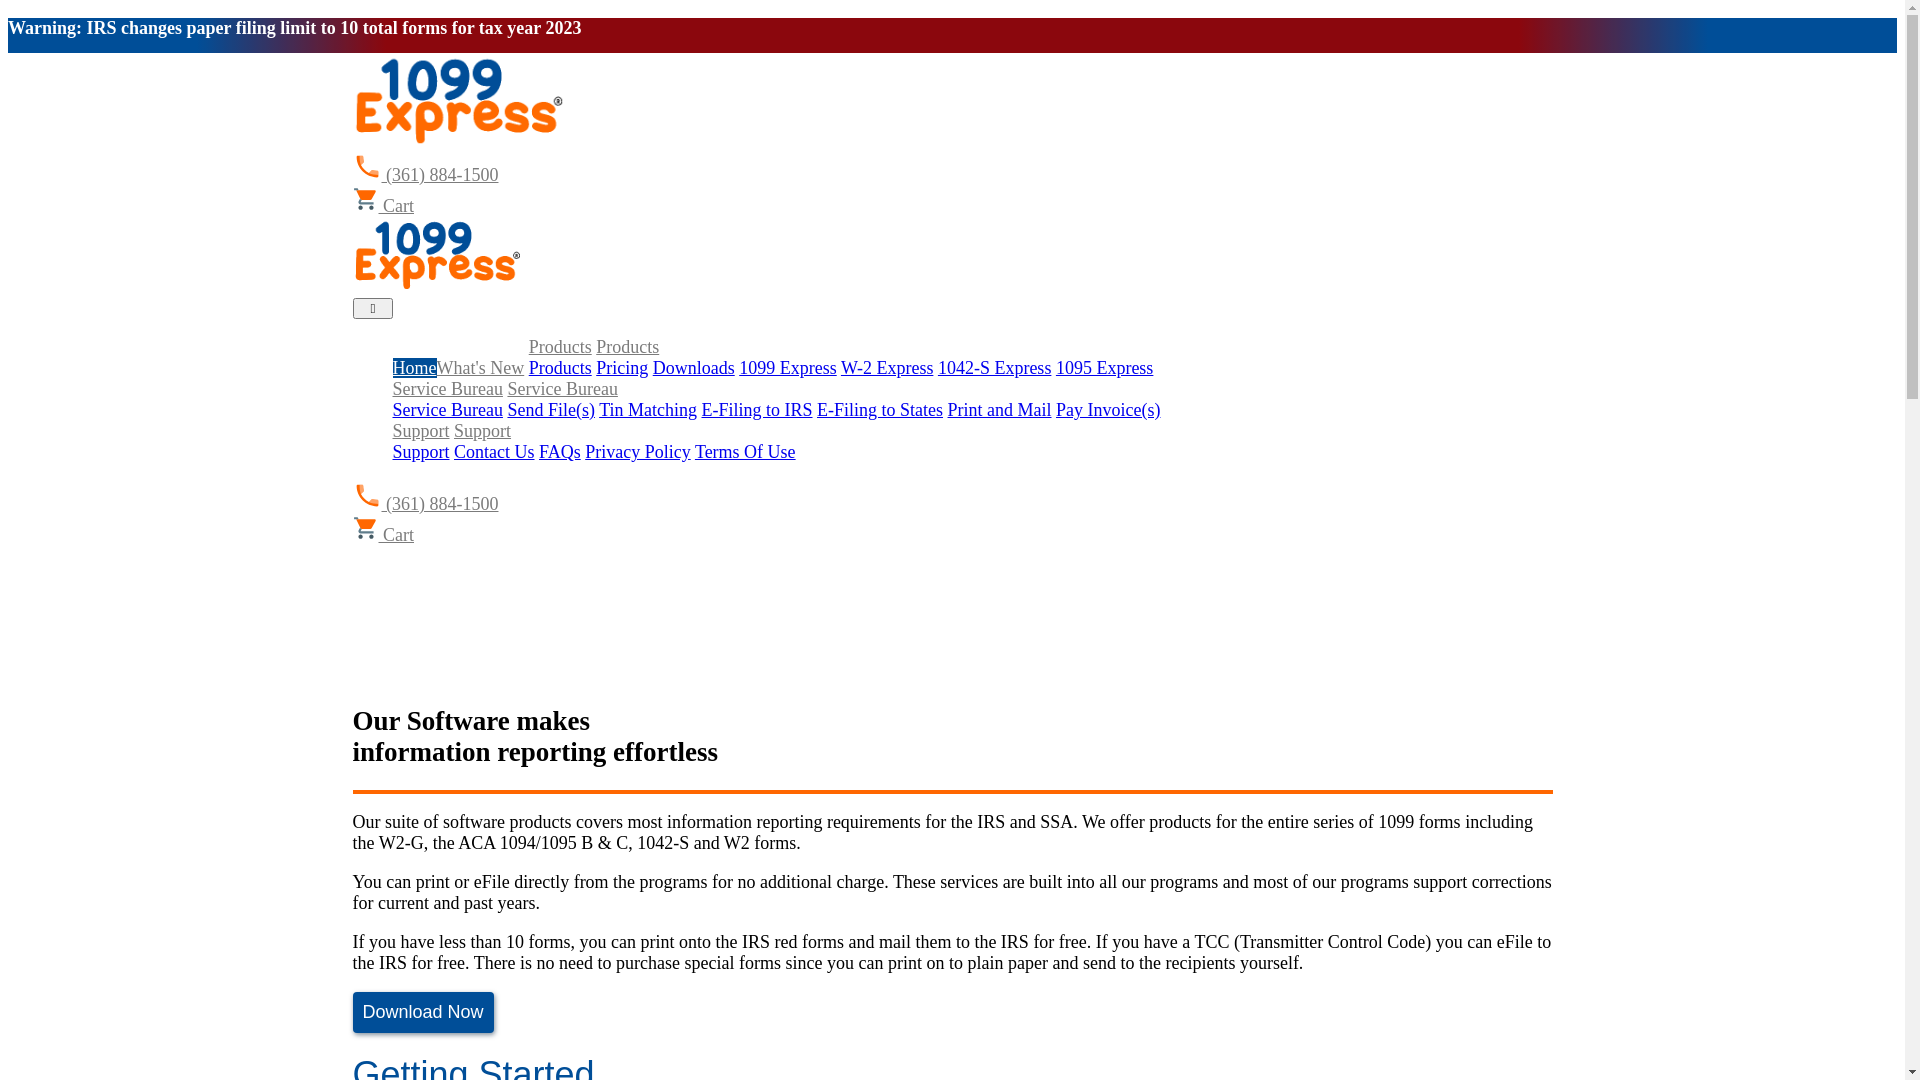 The height and width of the screenshot is (1080, 1920). I want to click on 'Products', so click(626, 346).